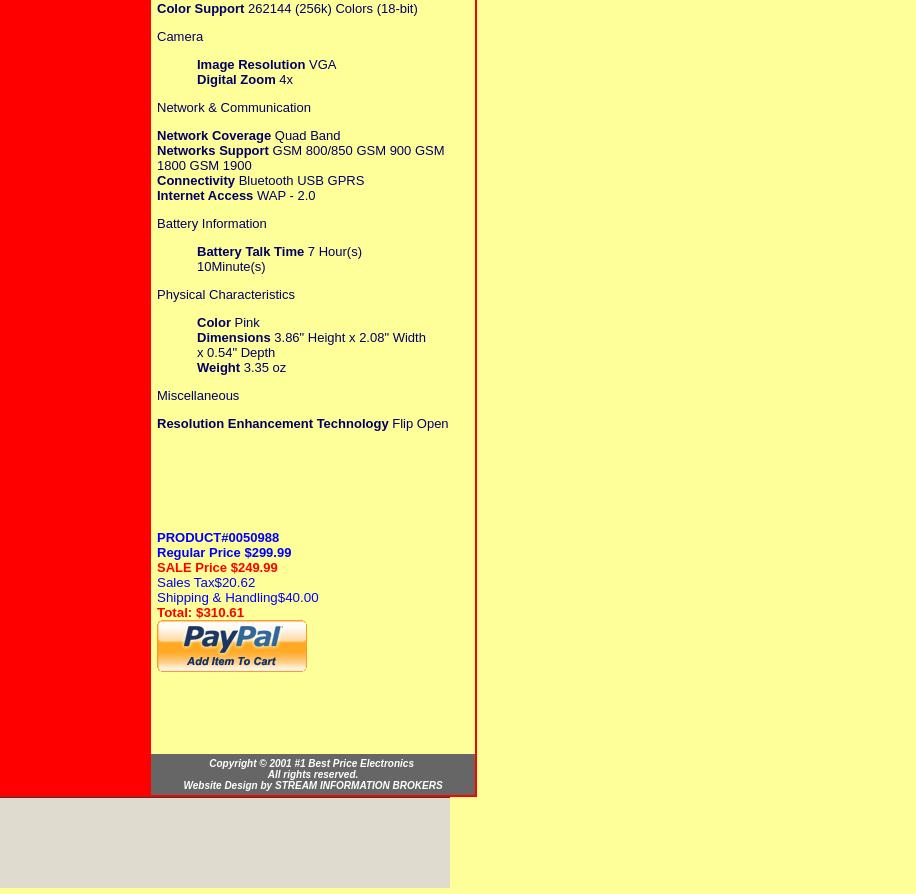 This screenshot has height=894, width=916. I want to click on 'SALE Price $249.99', so click(216, 566).